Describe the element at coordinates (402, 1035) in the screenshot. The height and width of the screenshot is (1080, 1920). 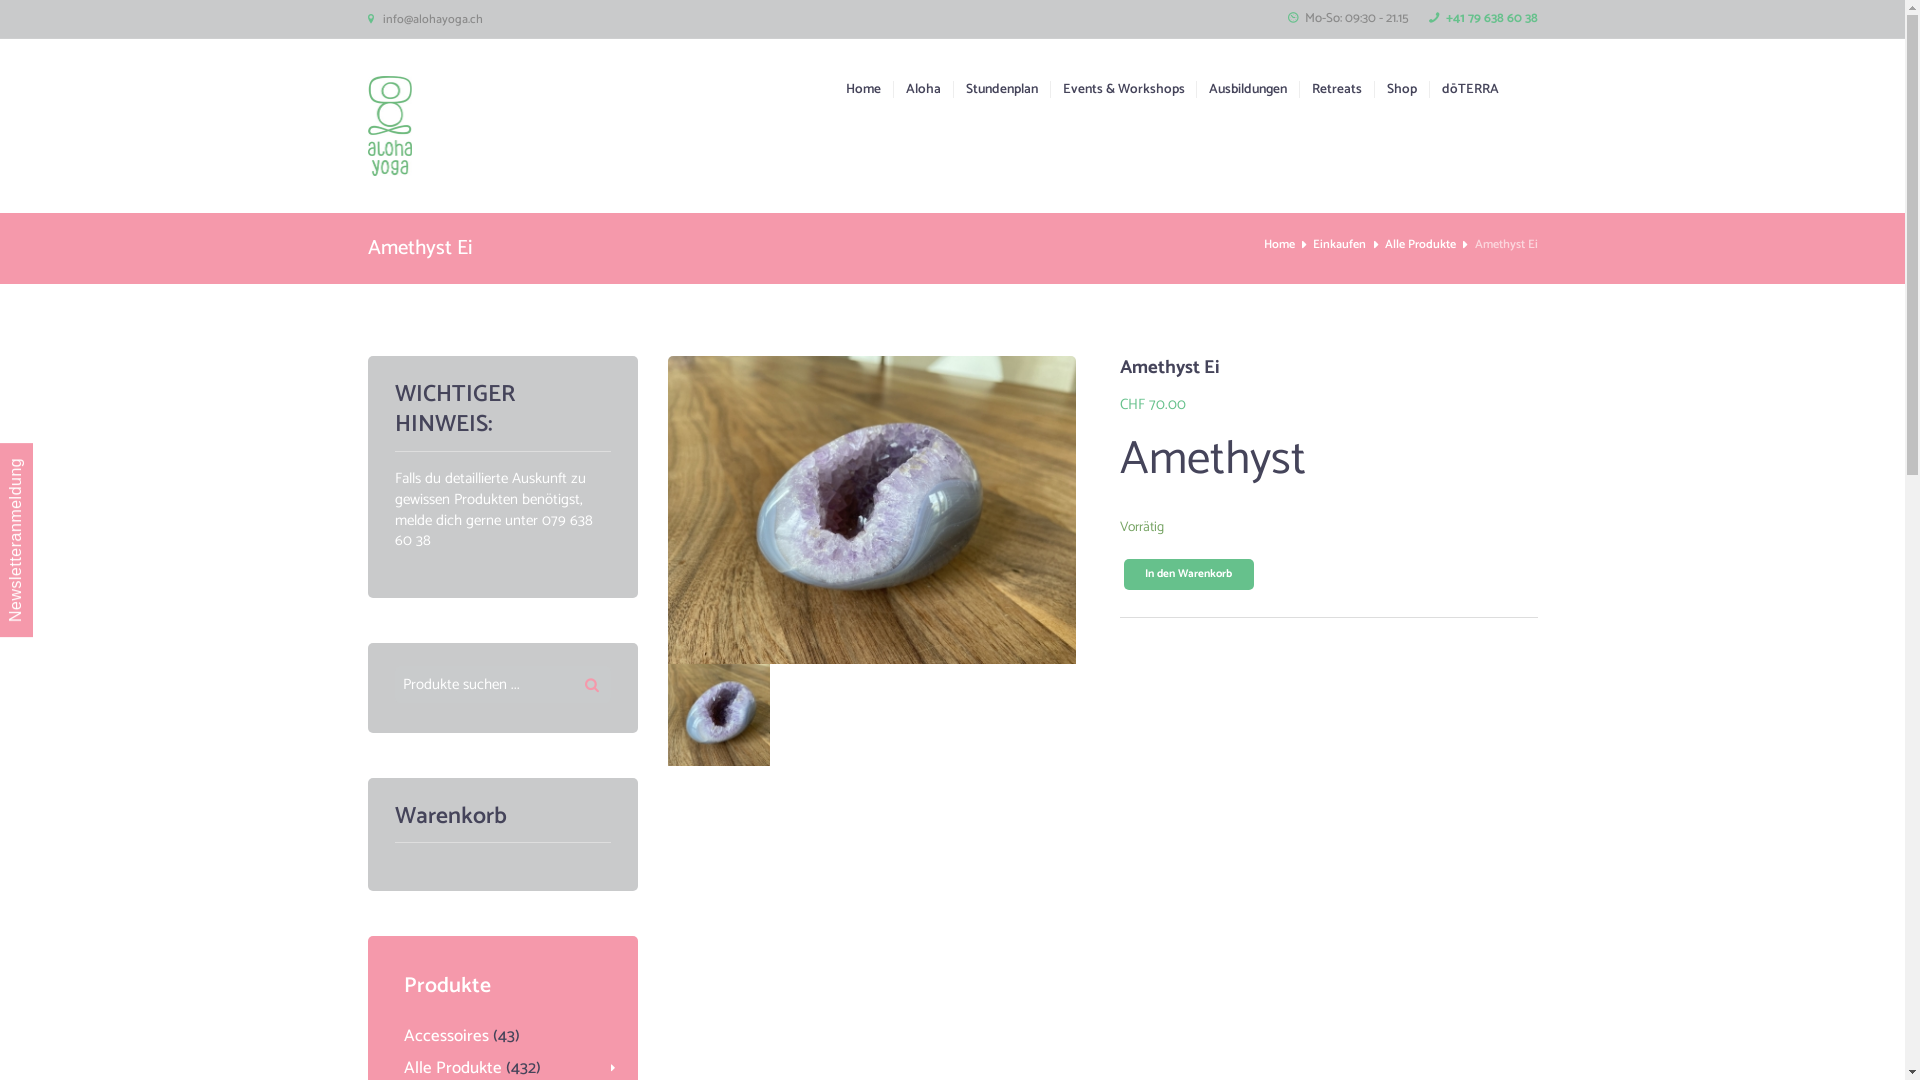
I see `'Accessoires'` at that location.